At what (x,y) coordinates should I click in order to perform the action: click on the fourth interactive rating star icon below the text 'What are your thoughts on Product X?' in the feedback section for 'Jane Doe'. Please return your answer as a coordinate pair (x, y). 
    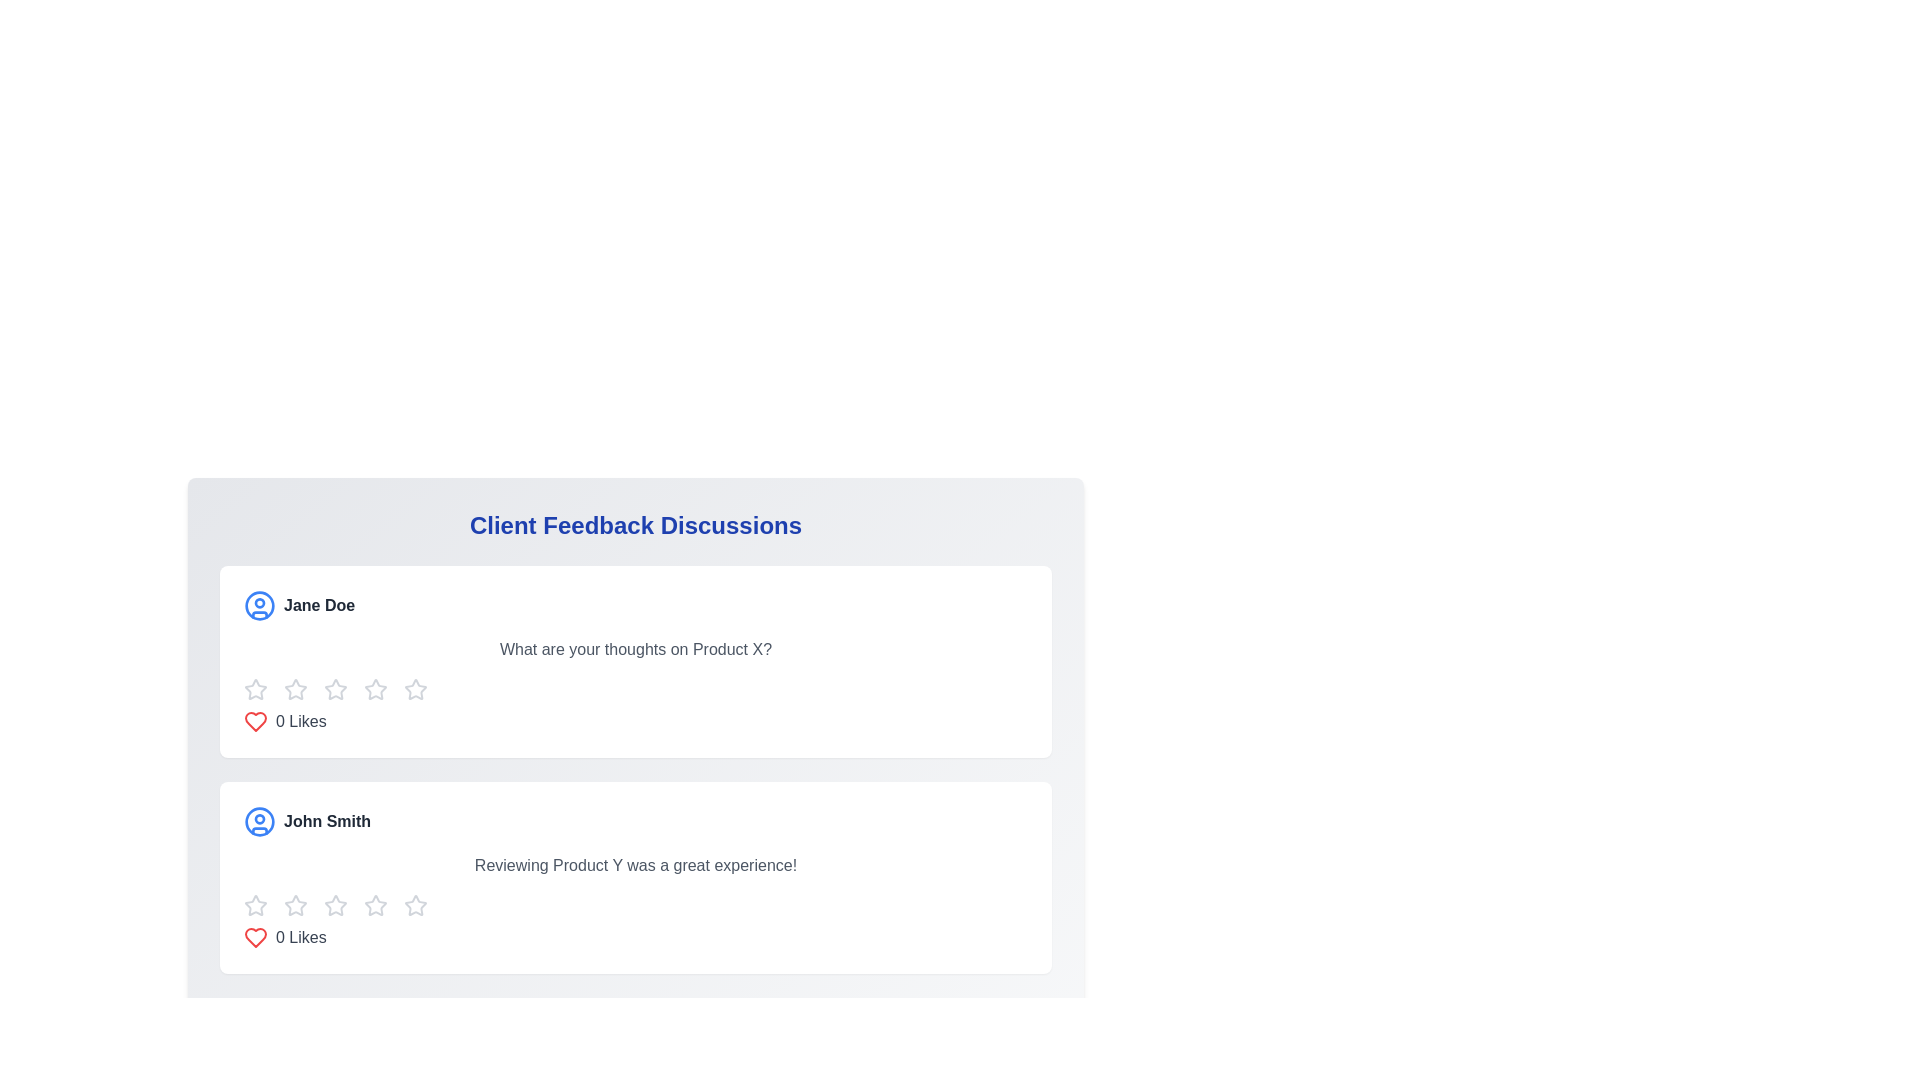
    Looking at the image, I should click on (336, 689).